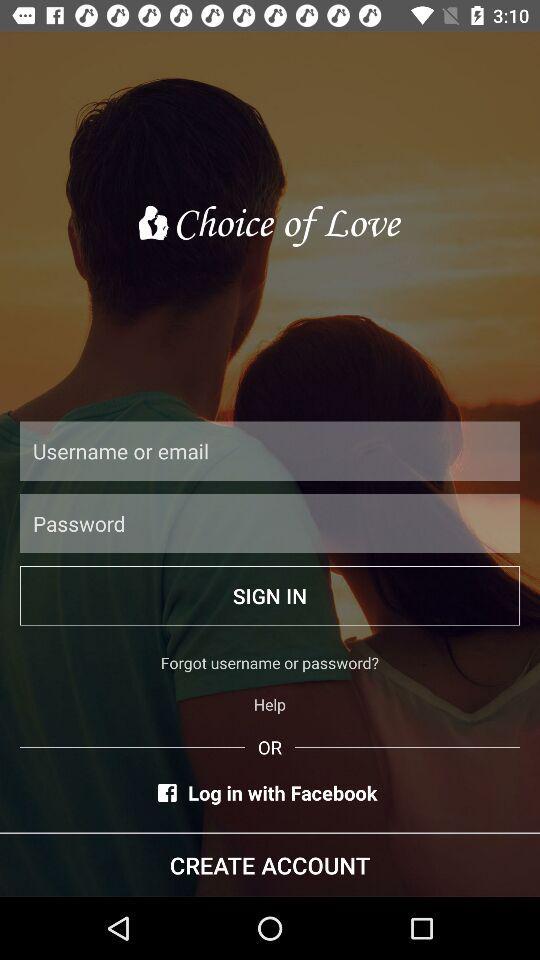 Image resolution: width=540 pixels, height=960 pixels. I want to click on create account item, so click(270, 864).